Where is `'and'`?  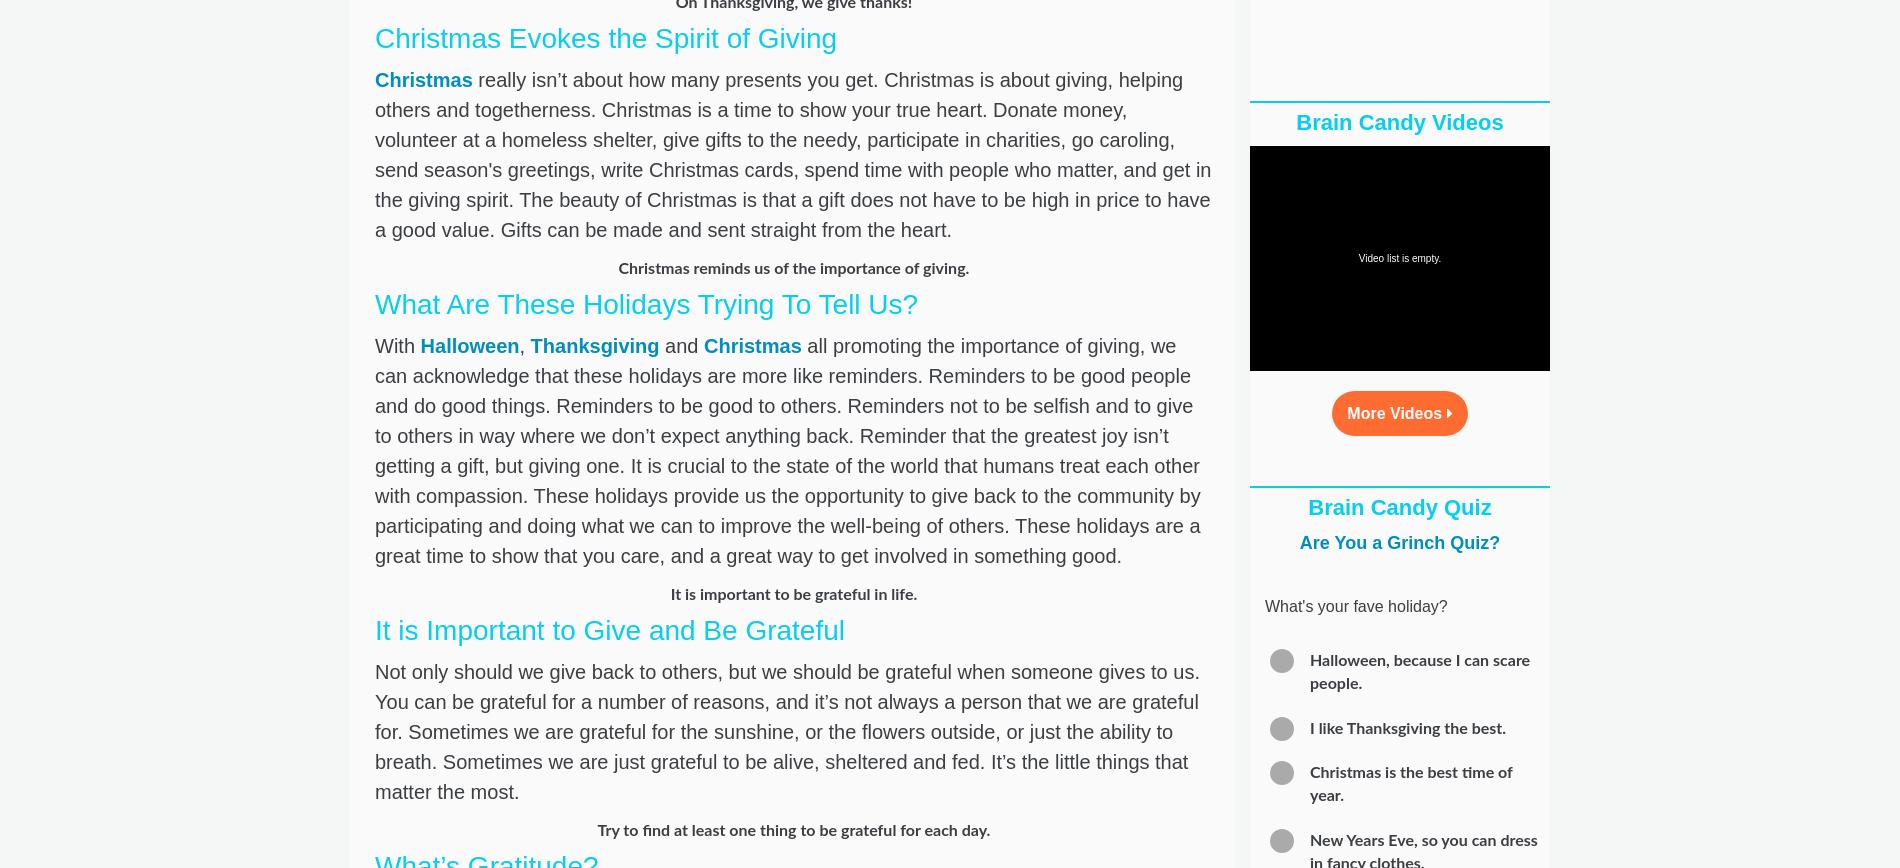 'and' is located at coordinates (681, 345).